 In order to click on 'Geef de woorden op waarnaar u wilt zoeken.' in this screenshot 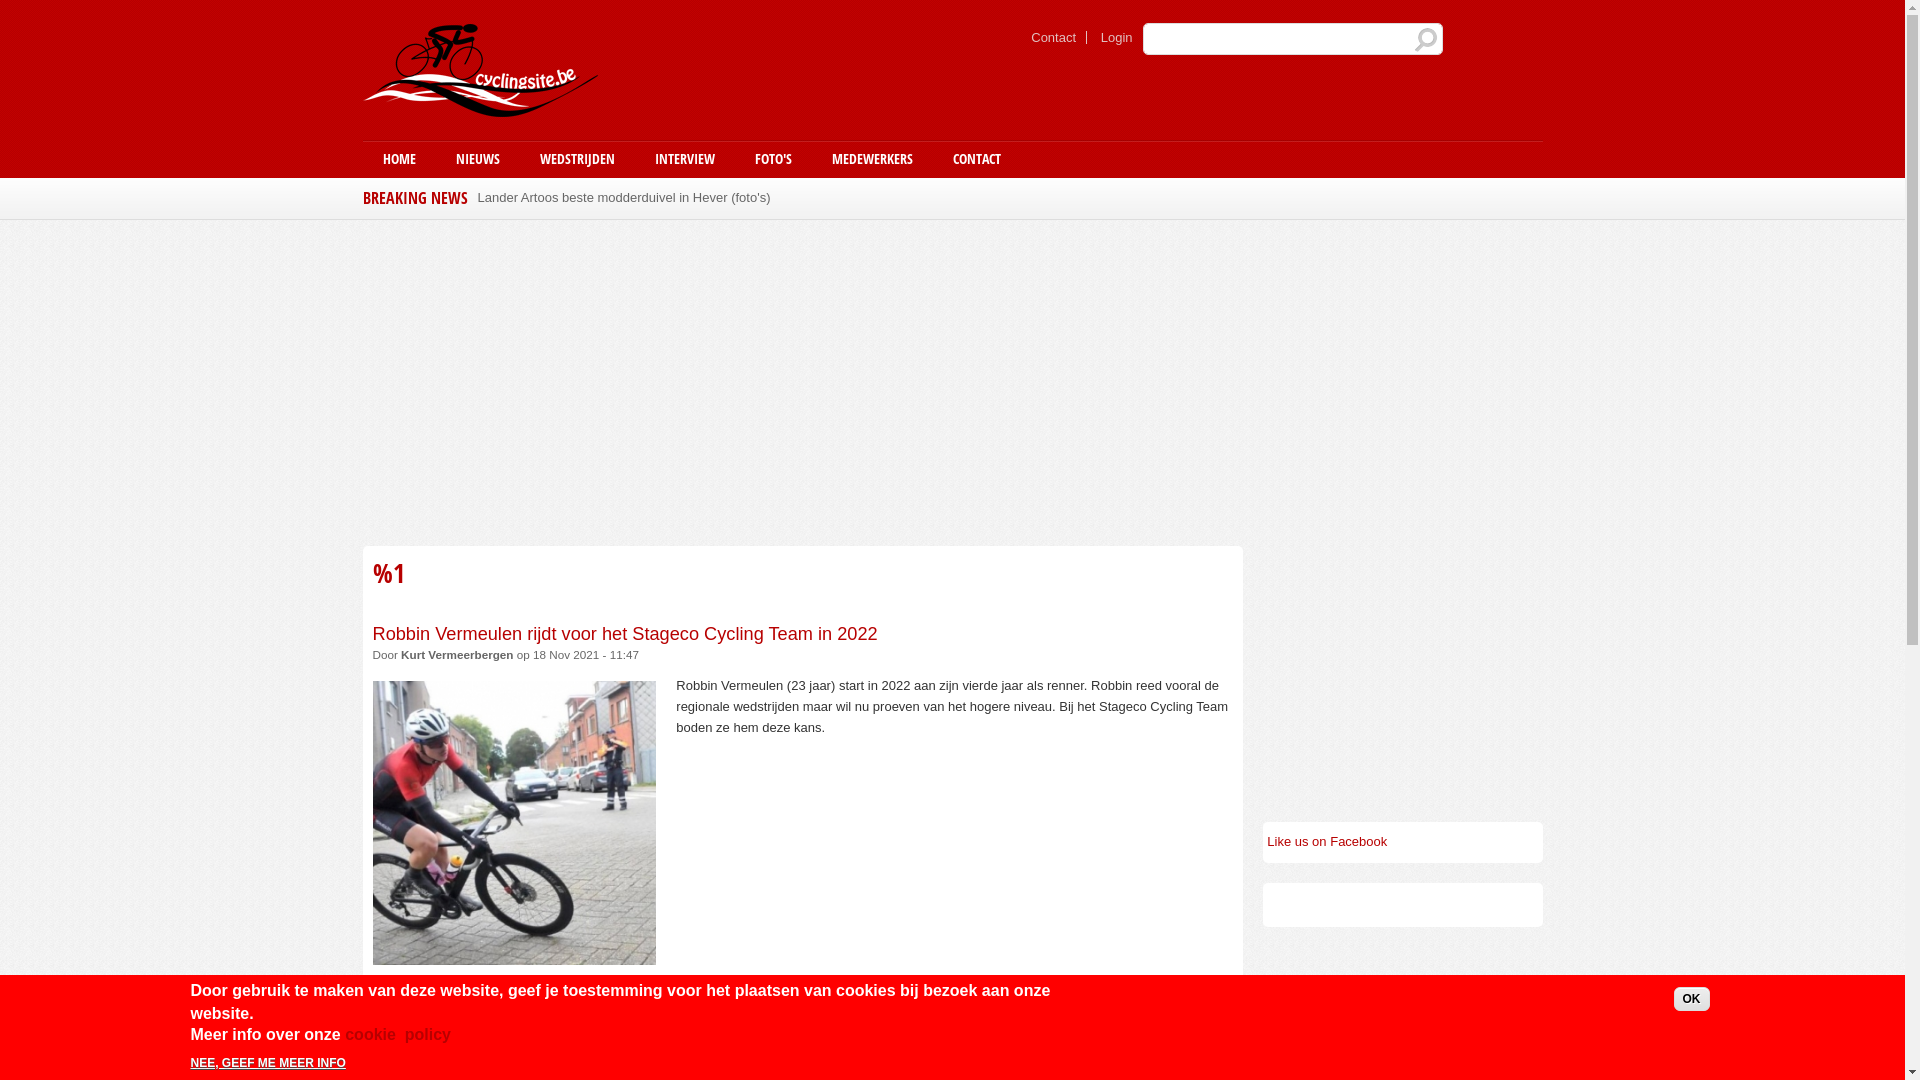, I will do `click(1291, 38)`.